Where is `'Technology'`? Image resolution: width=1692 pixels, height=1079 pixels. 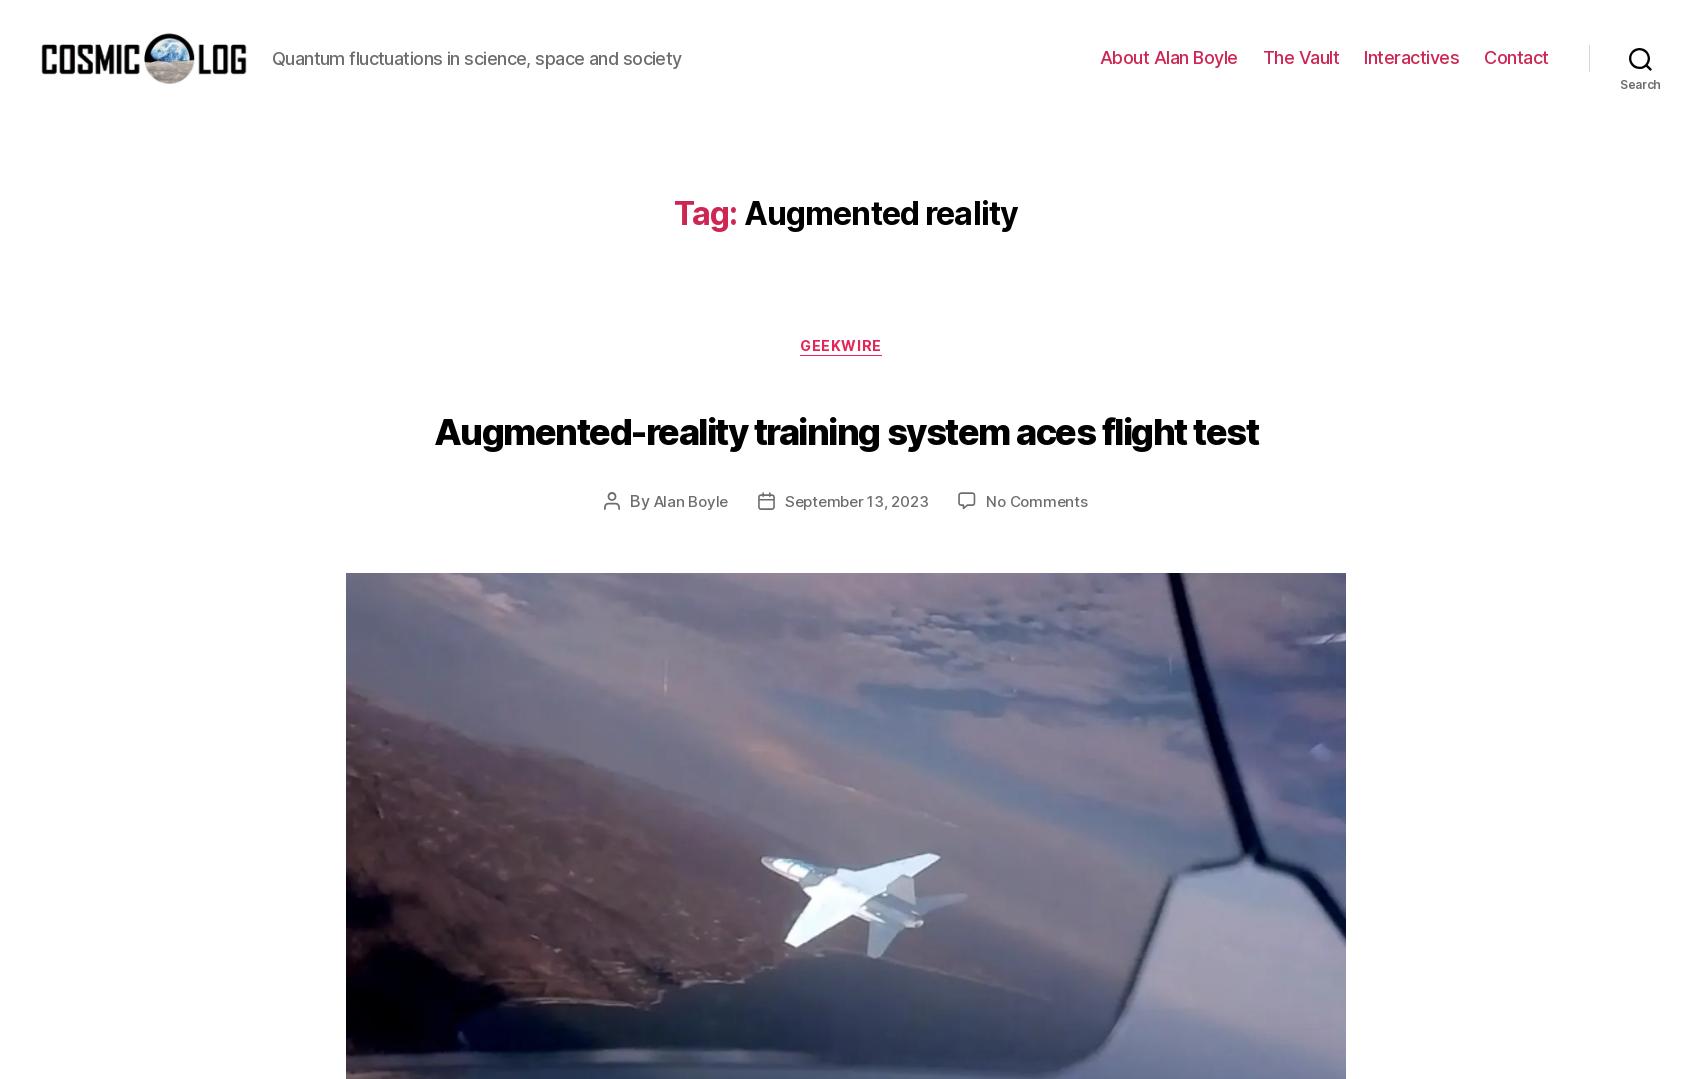 'Technology' is located at coordinates (915, 686).